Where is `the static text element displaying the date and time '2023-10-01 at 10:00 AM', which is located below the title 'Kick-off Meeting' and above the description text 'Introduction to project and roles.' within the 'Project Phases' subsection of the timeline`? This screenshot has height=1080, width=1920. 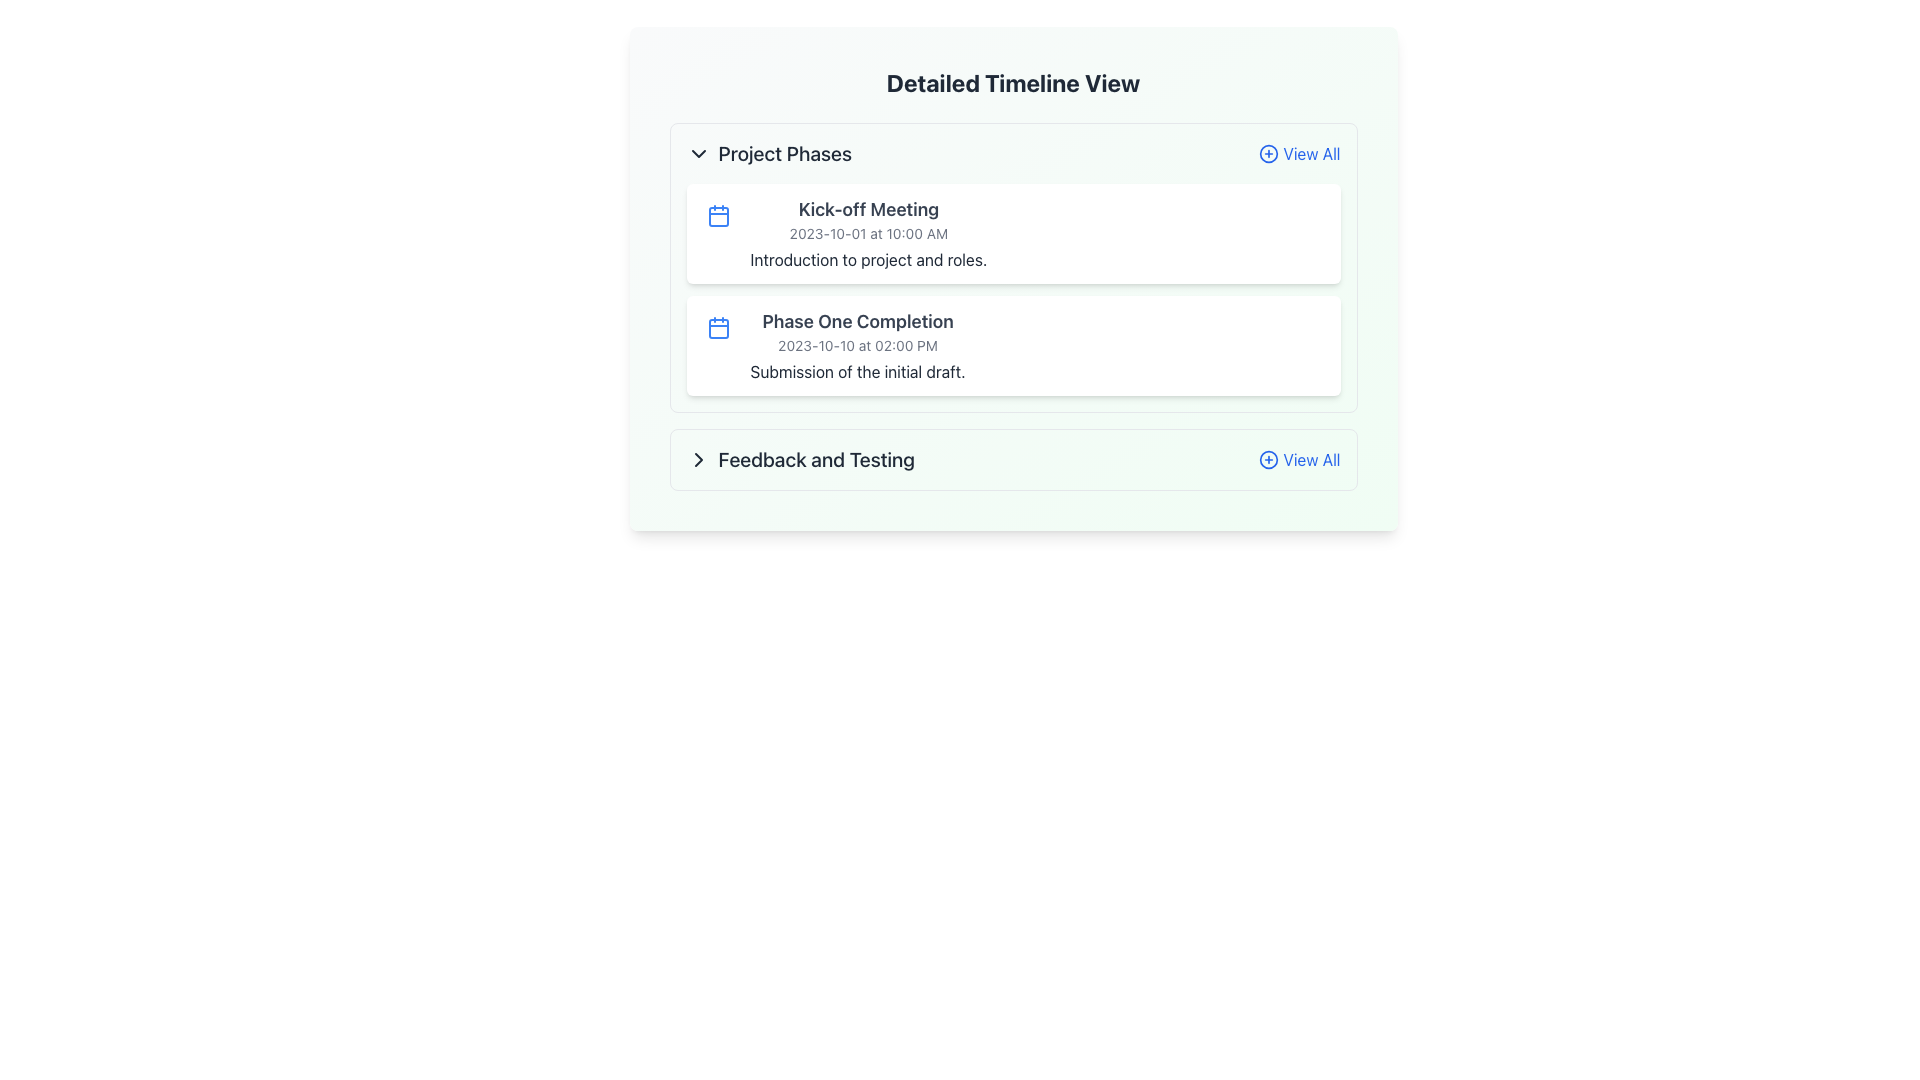
the static text element displaying the date and time '2023-10-01 at 10:00 AM', which is located below the title 'Kick-off Meeting' and above the description text 'Introduction to project and roles.' within the 'Project Phases' subsection of the timeline is located at coordinates (868, 233).